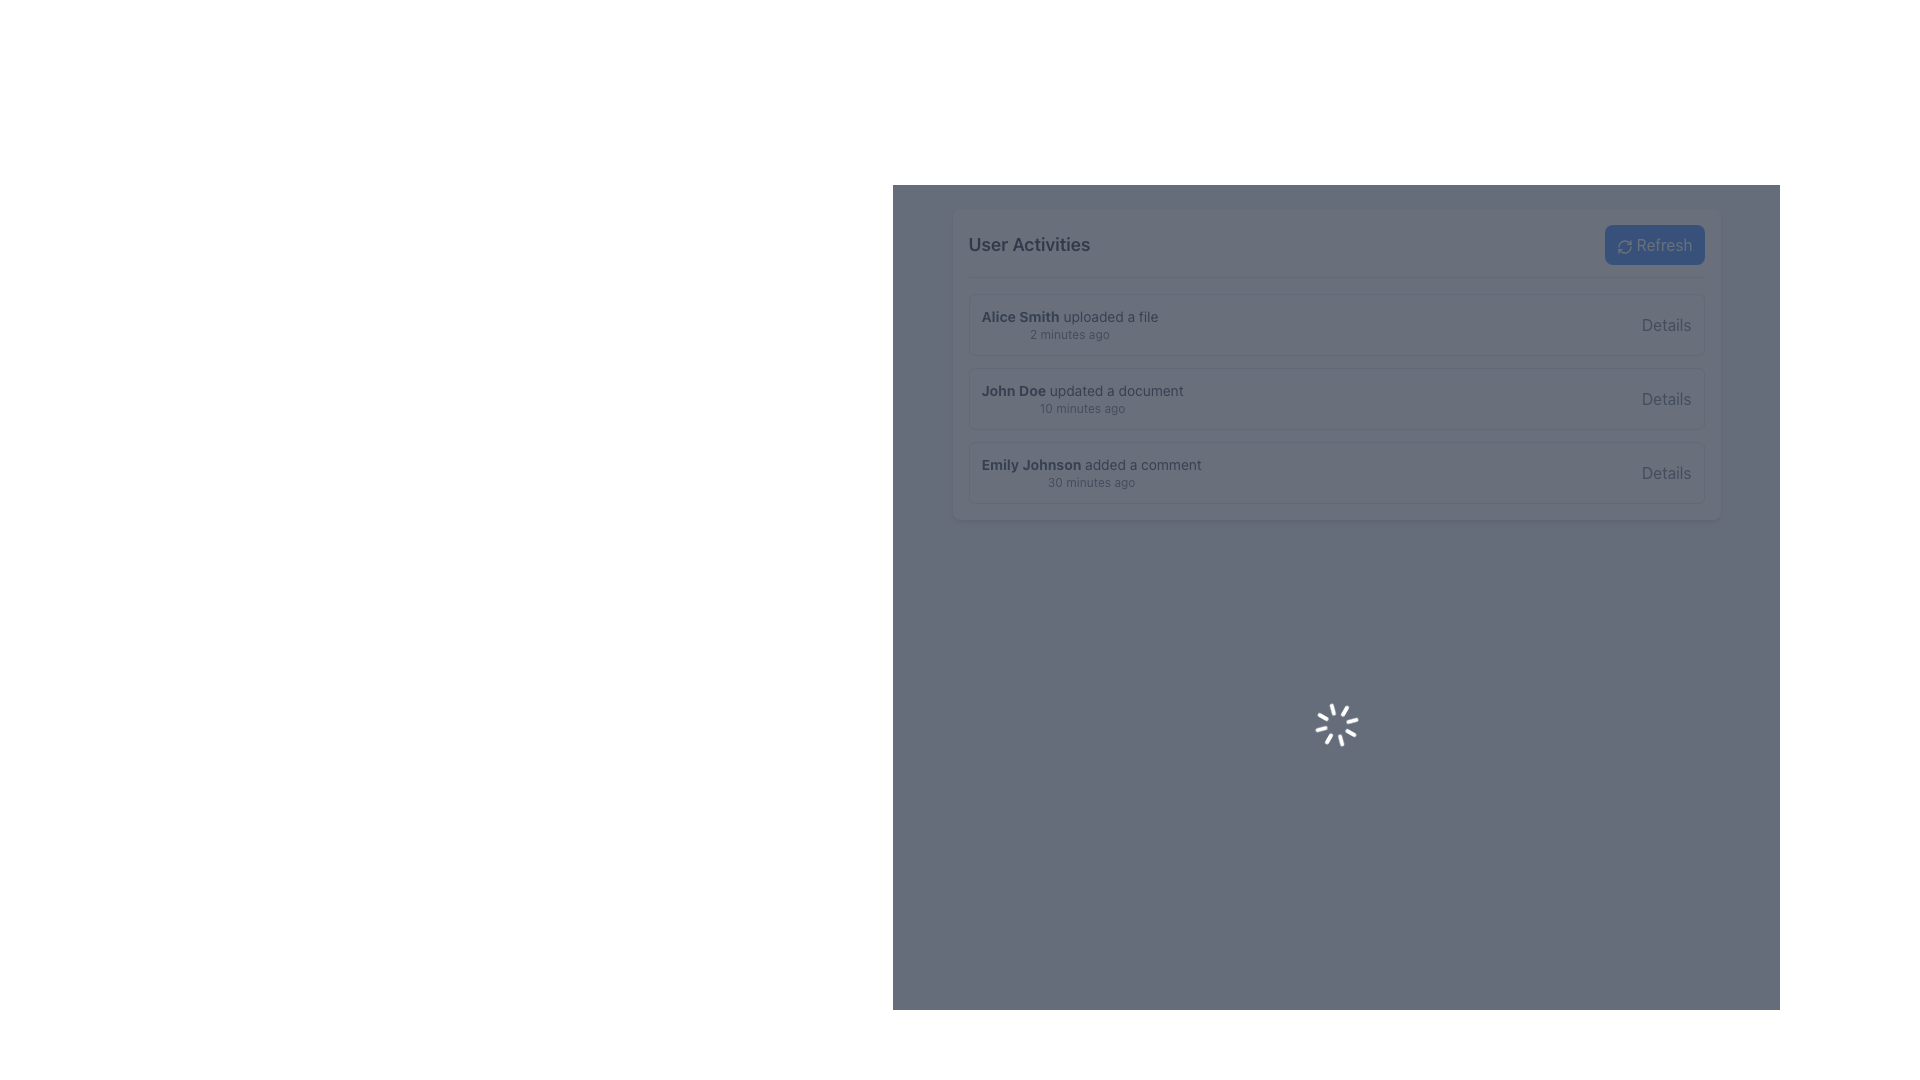 This screenshot has width=1920, height=1080. What do you see at coordinates (1020, 315) in the screenshot?
I see `the Text Label that indicates the name of an individual involved in an action within the 'User Activities' panel` at bounding box center [1020, 315].